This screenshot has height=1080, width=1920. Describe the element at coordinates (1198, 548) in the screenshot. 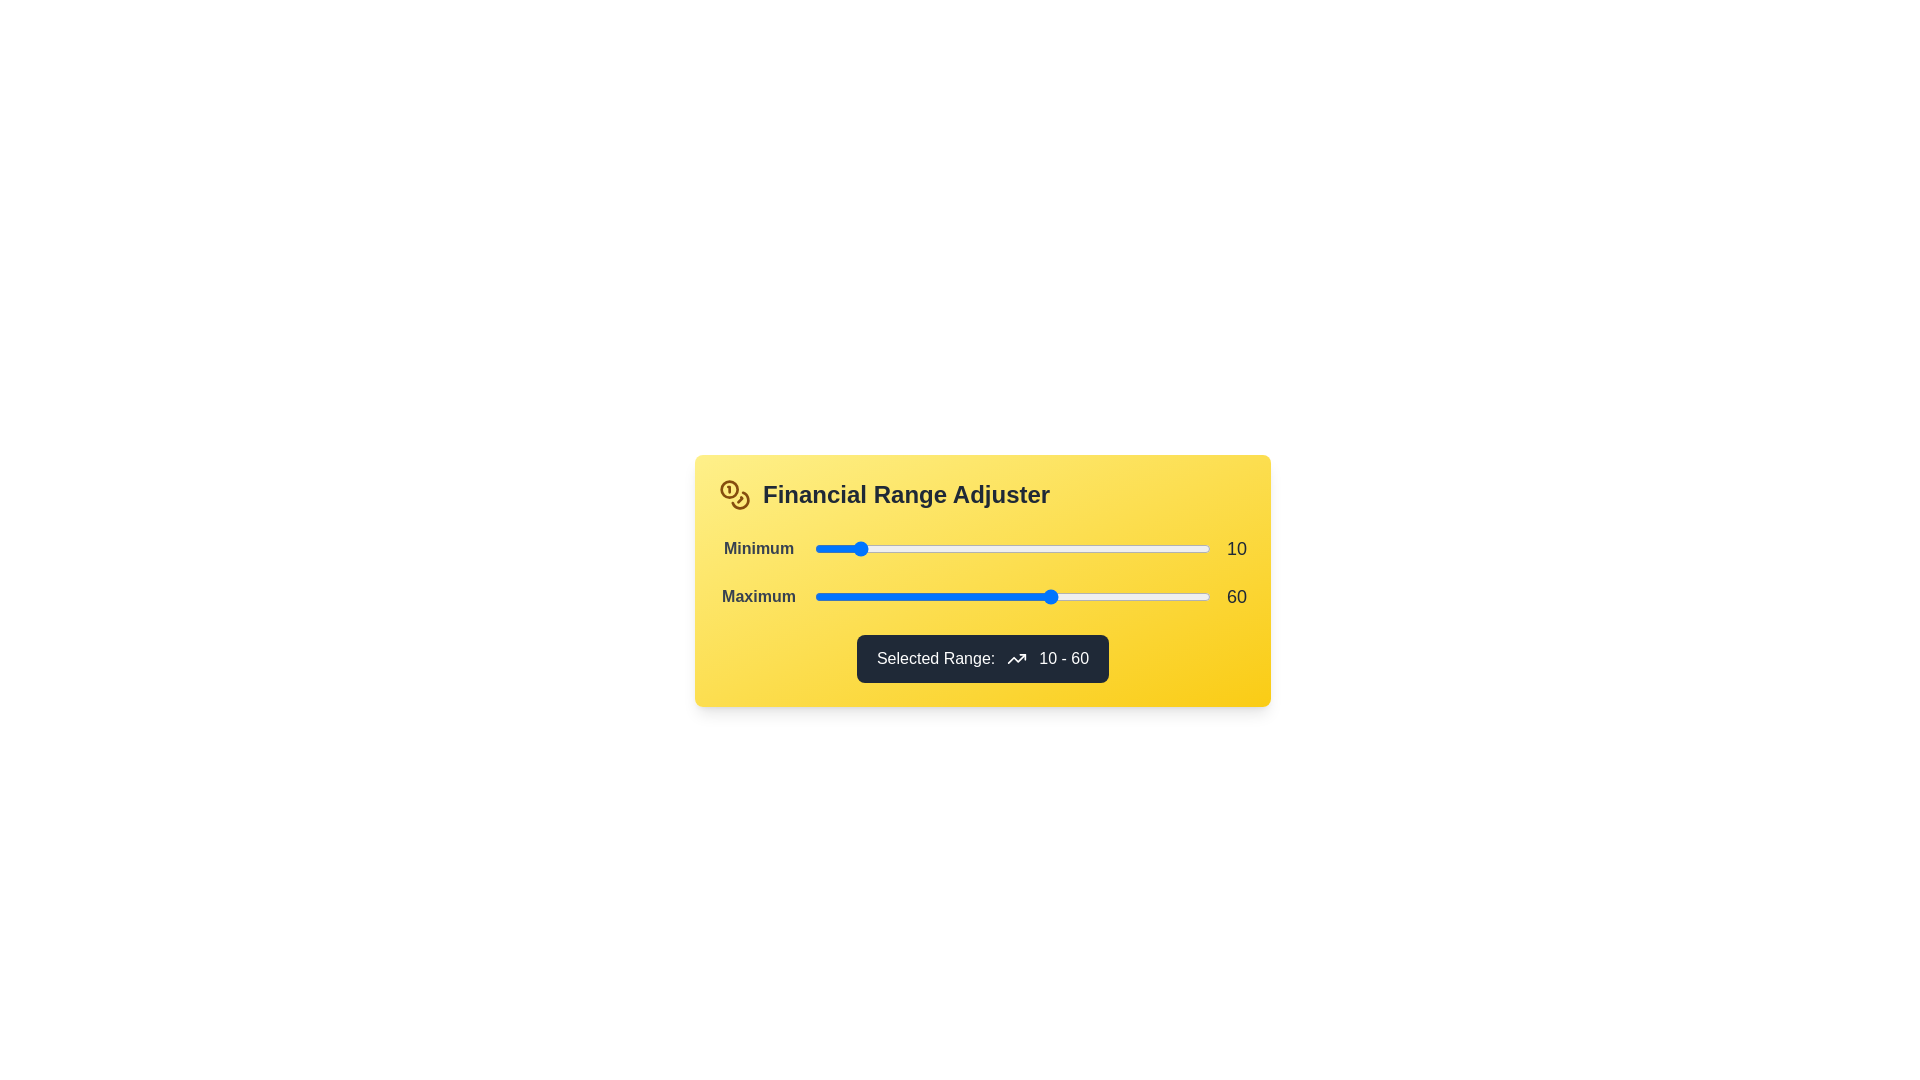

I see `the 'Minimum' slider to 97 within its range` at that location.